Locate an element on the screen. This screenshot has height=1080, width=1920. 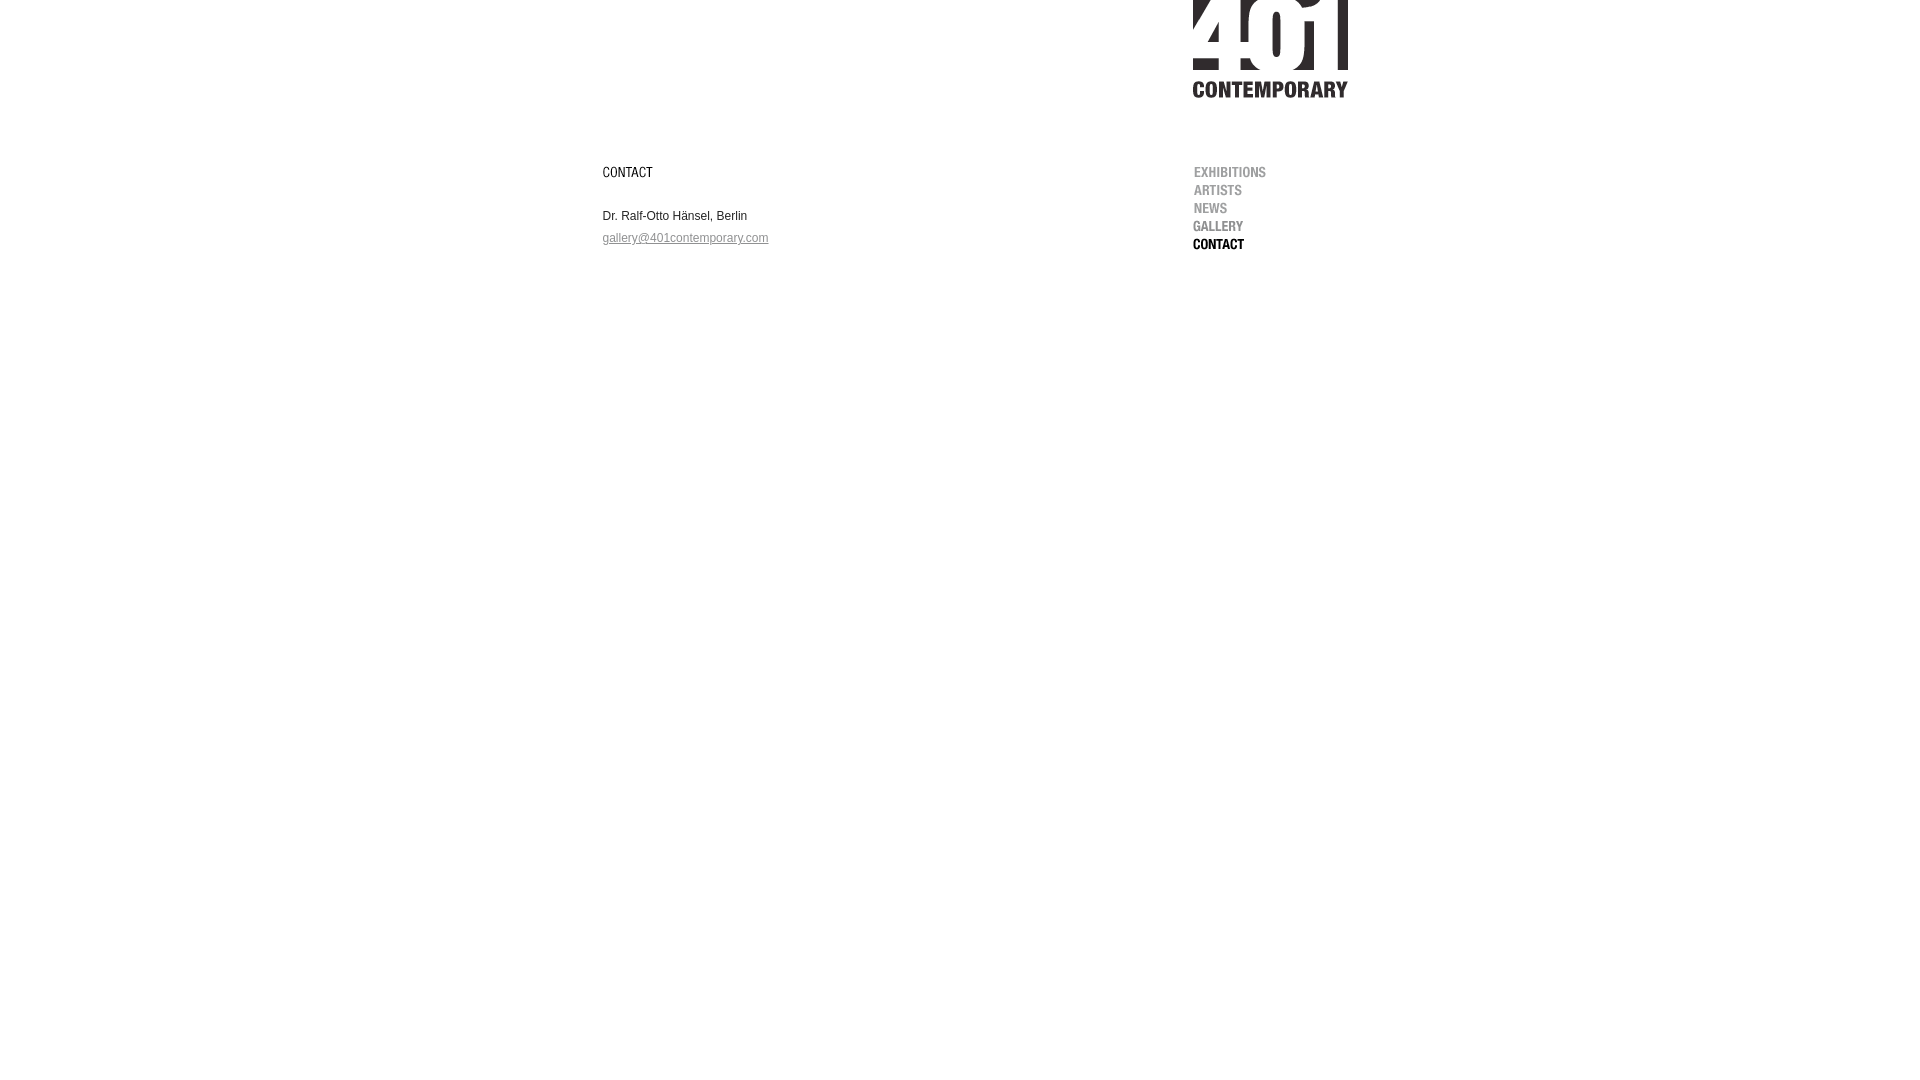
'gallery@401contemporary.com' is located at coordinates (600, 237).